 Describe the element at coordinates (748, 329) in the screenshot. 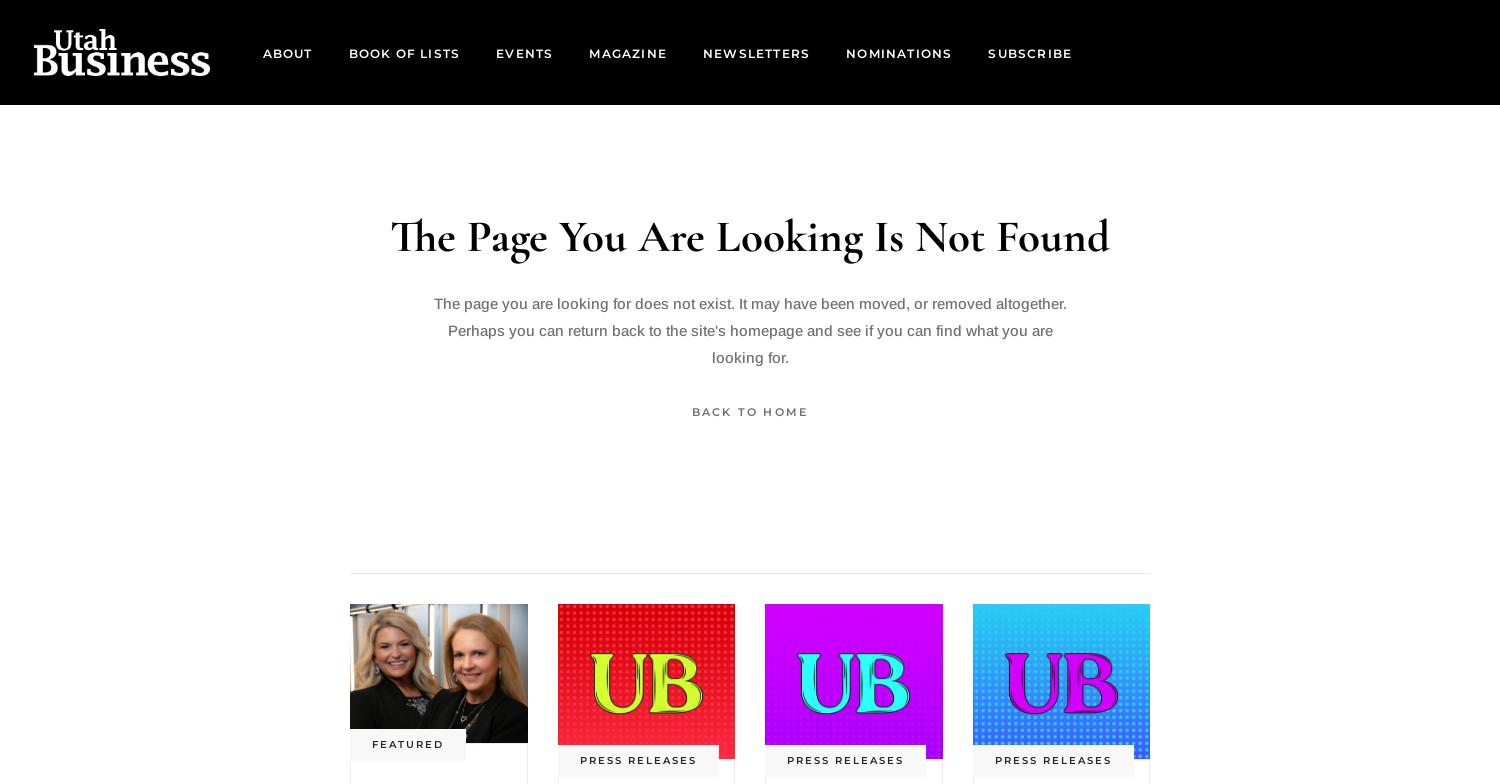

I see `'The page you are looking for does not exist. It may have been moved, or removed altogether. Perhaps you can return back to the site's homepage and see if you can find what you are looking for.'` at that location.